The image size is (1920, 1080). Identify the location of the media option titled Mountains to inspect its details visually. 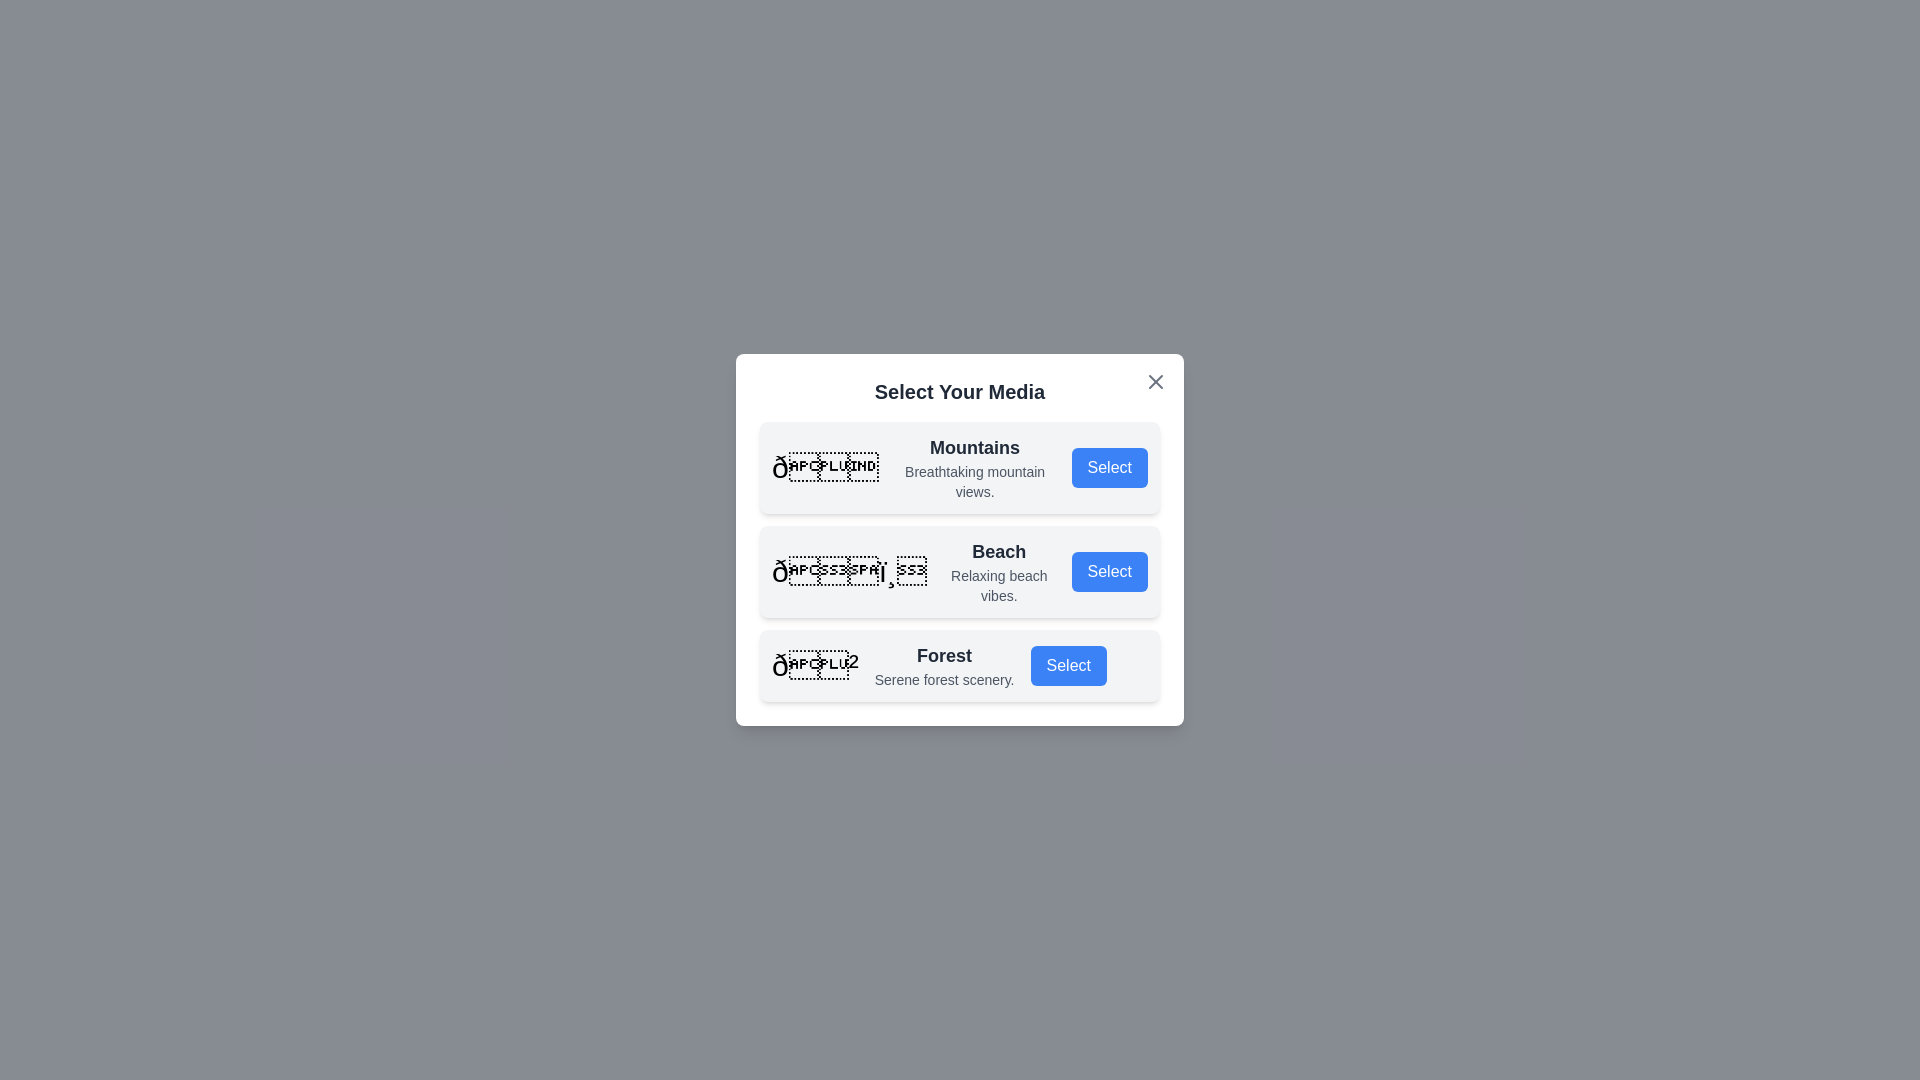
(960, 467).